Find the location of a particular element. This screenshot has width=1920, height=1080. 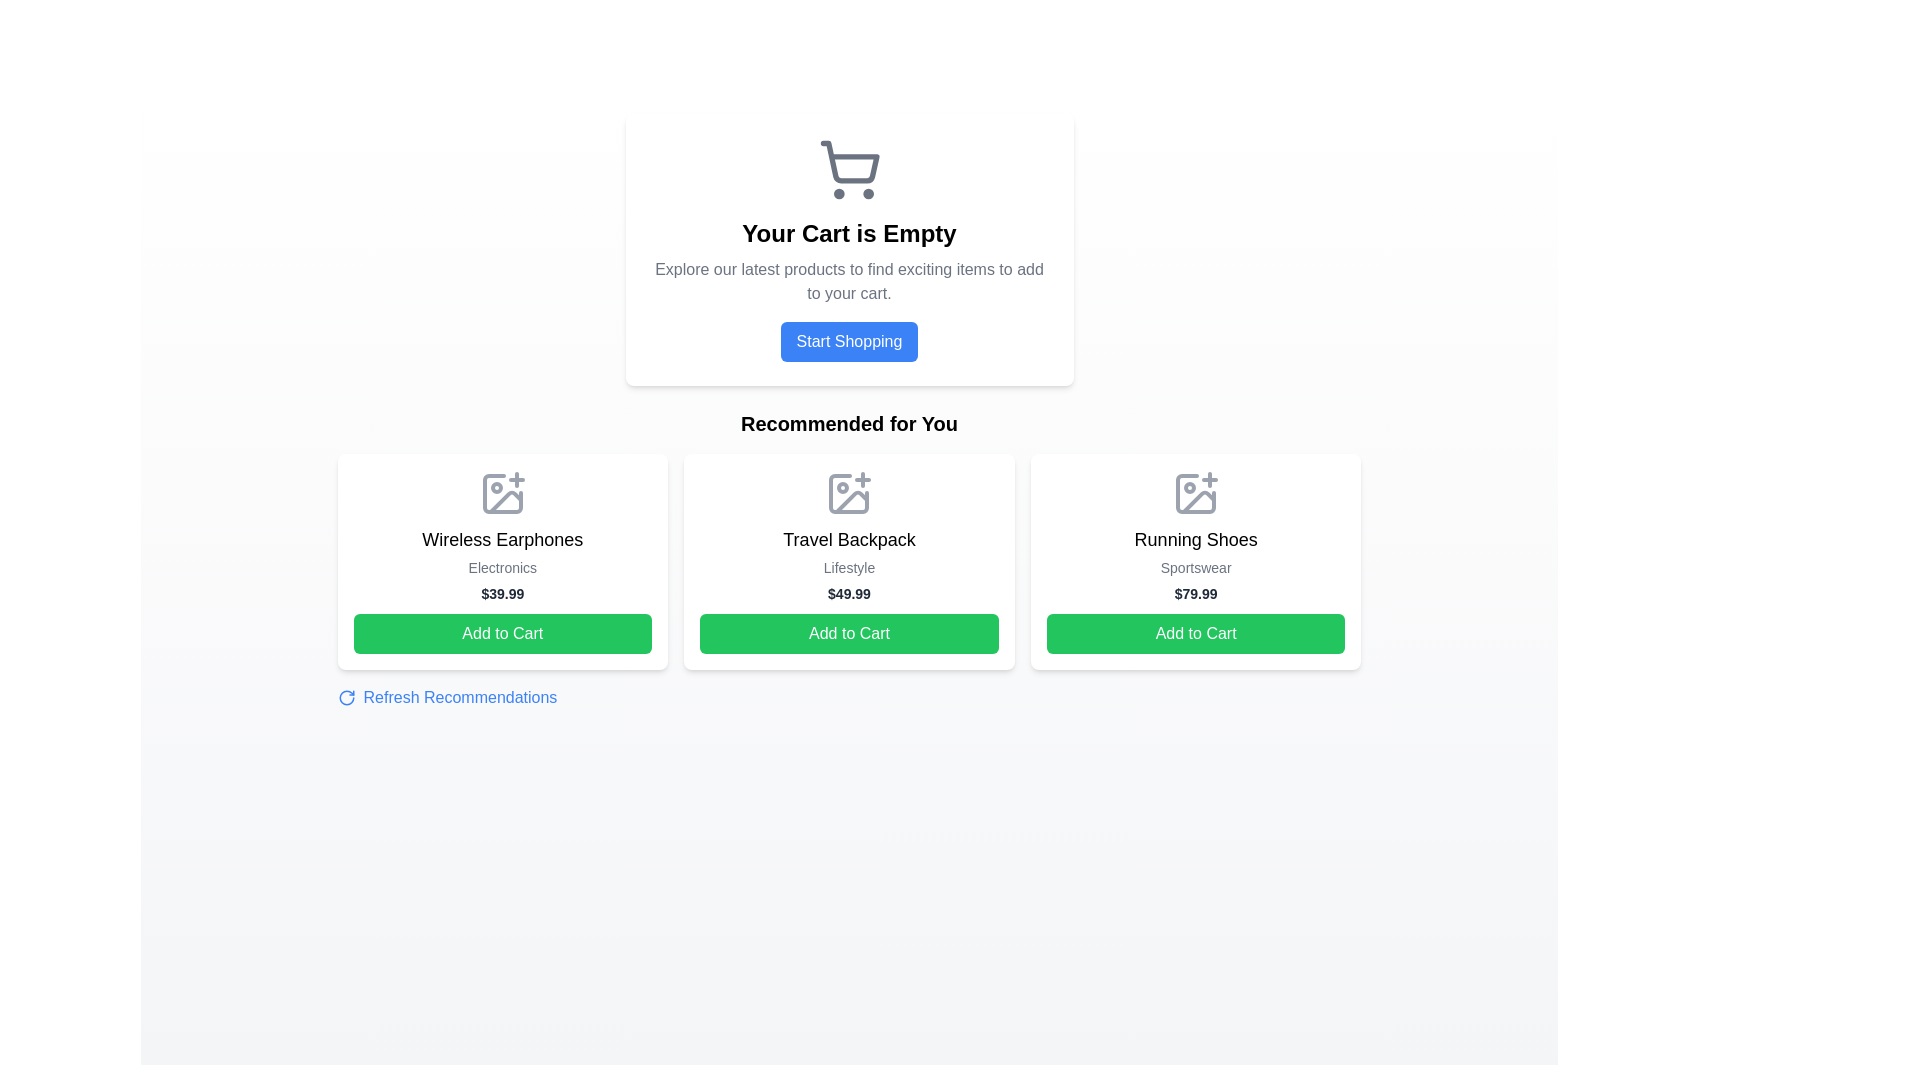

the static text label that indicates the category associated with the product displayed under the title 'Running Shoes' and above the price label '$79.99' is located at coordinates (1196, 567).